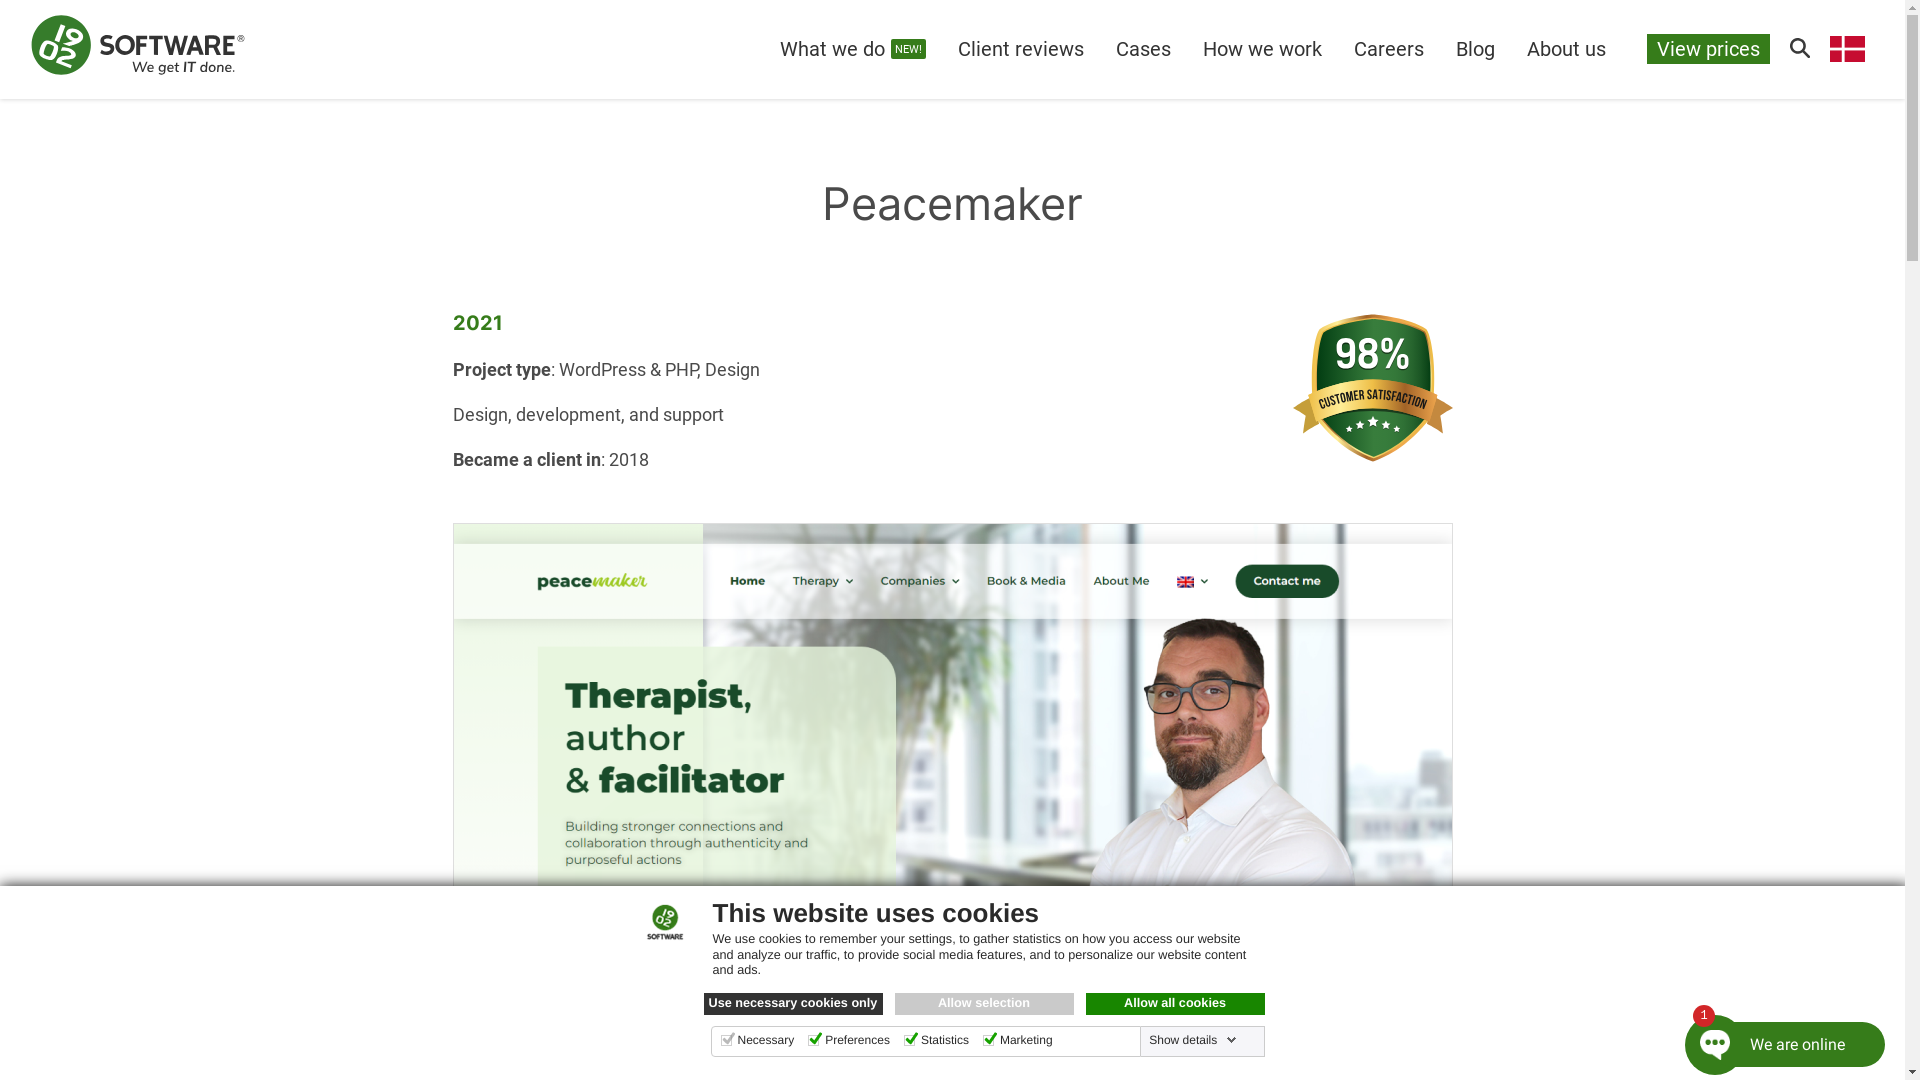 The height and width of the screenshot is (1080, 1920). I want to click on 'Blog', so click(1475, 48).